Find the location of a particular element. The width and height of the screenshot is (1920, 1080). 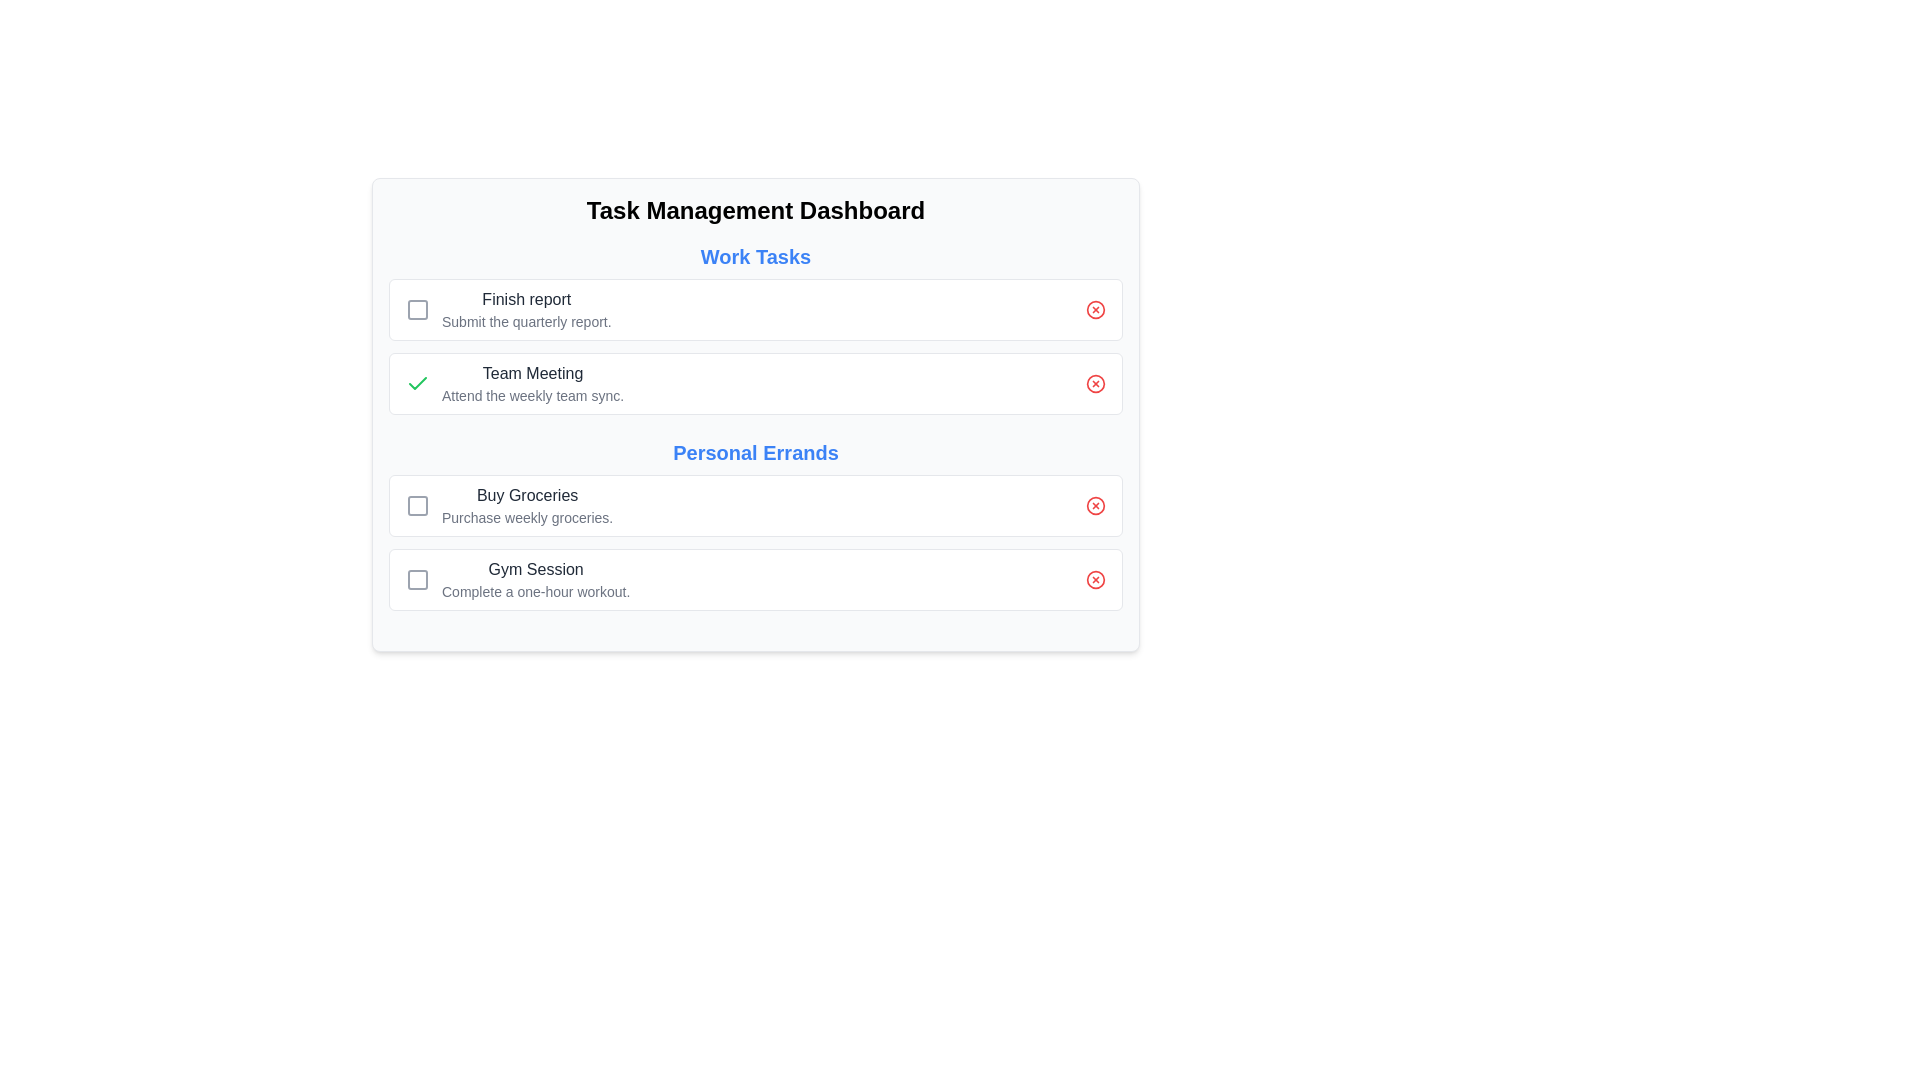

the delete icon located on the far-right side of the 'Buy Groceries' task in the 'Personal Errands' section to invoke the delete action is located at coordinates (1094, 504).